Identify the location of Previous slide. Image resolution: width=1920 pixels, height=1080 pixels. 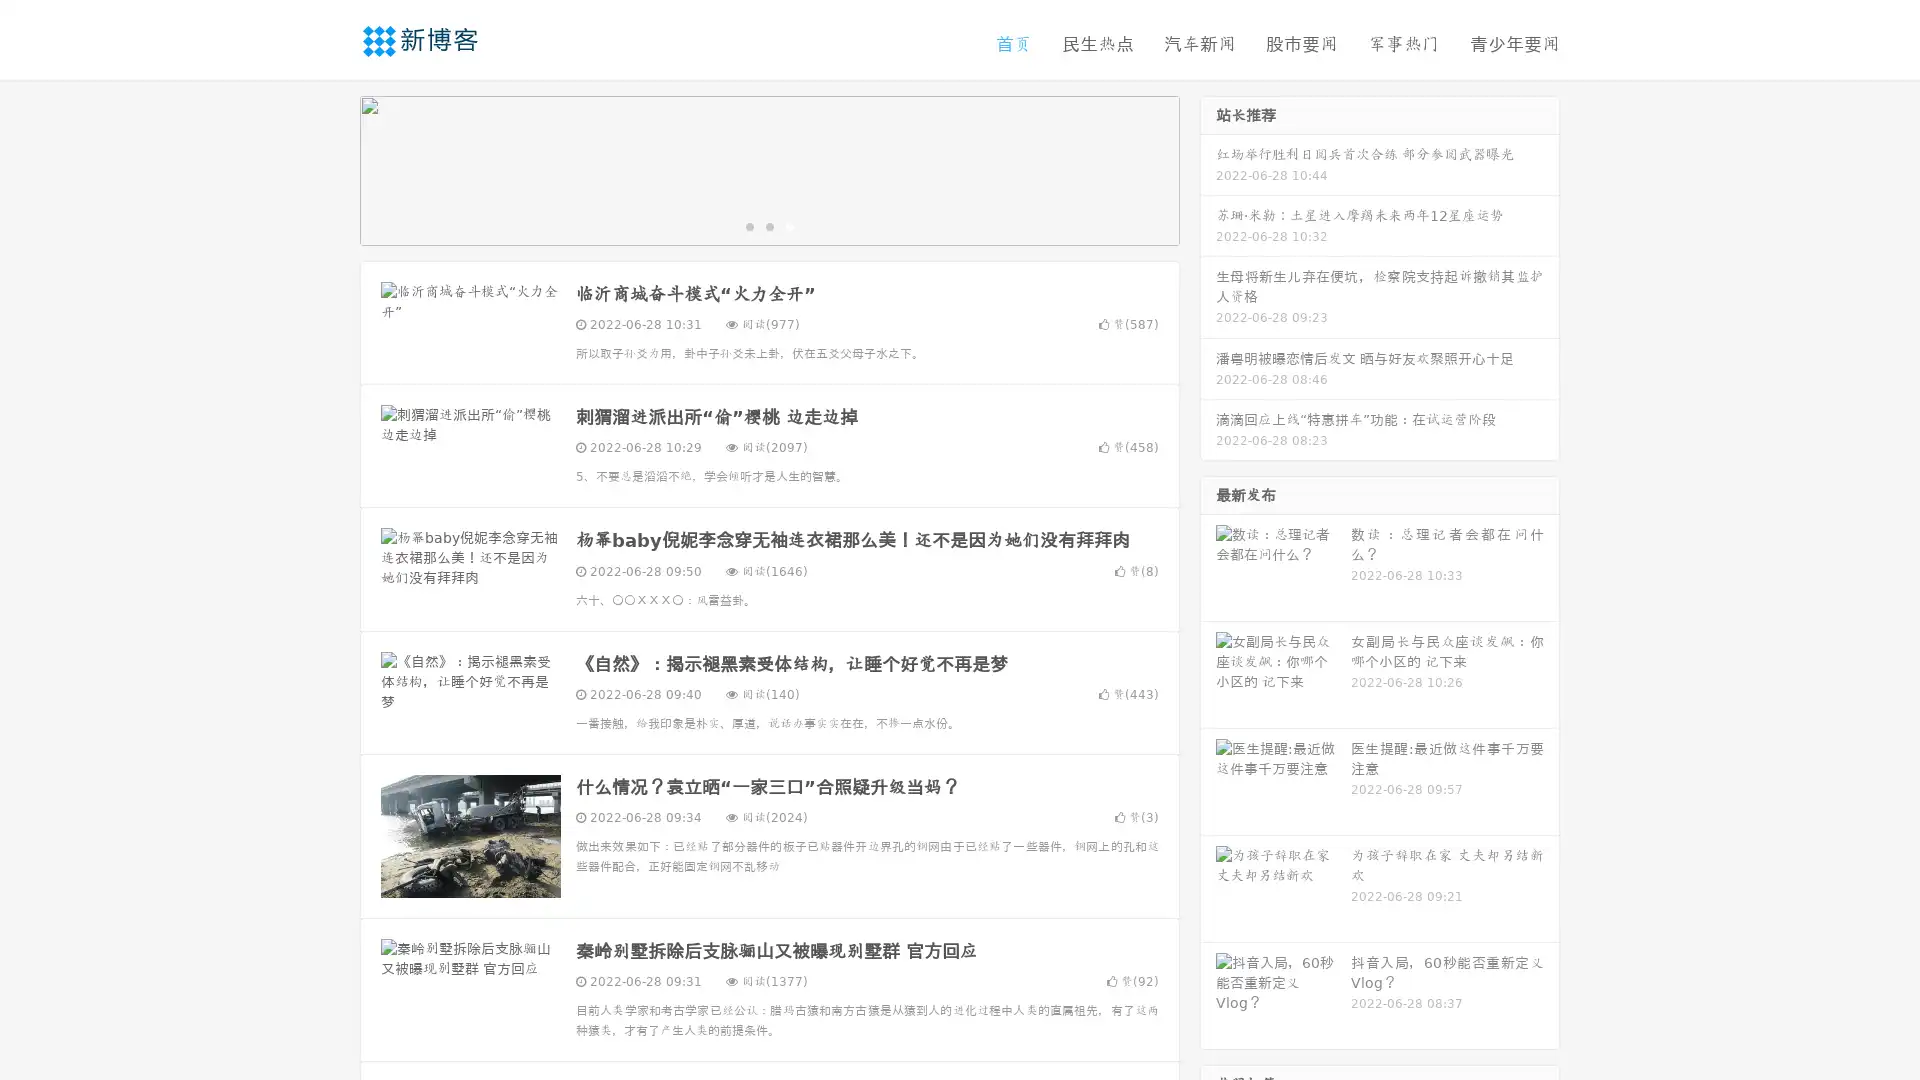
(330, 168).